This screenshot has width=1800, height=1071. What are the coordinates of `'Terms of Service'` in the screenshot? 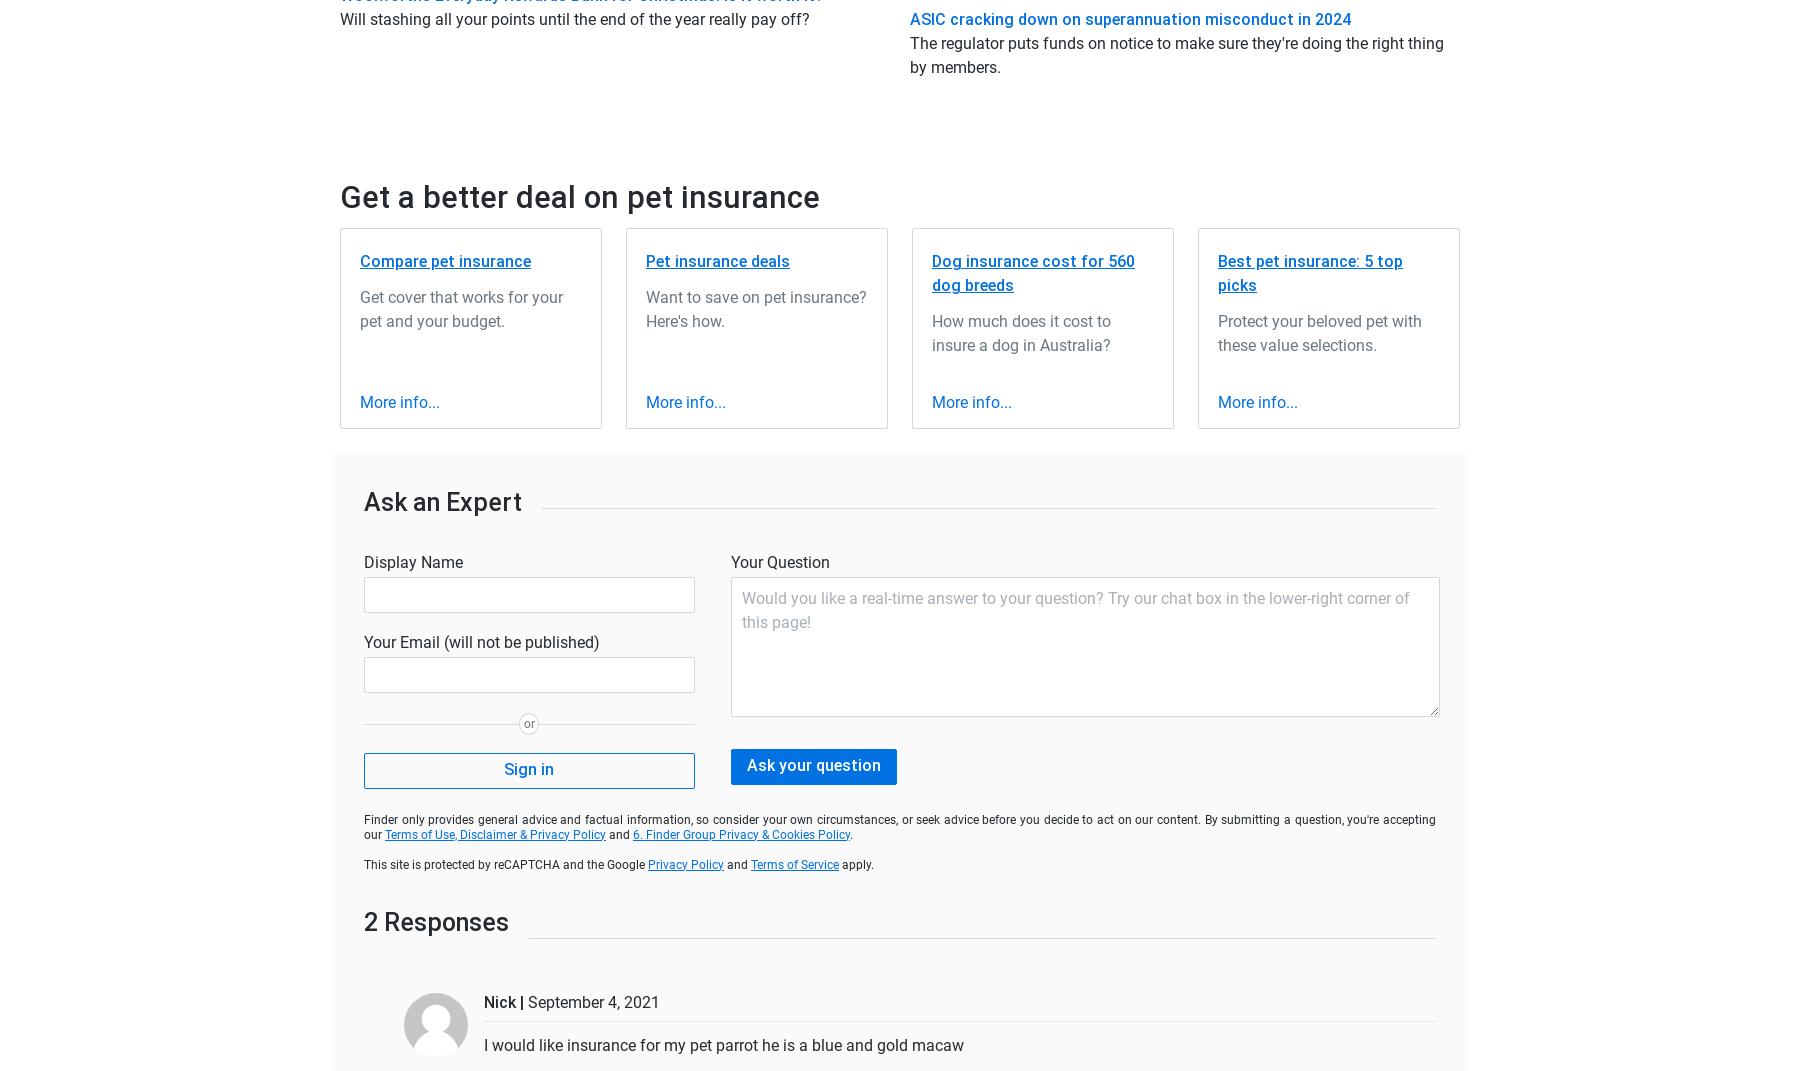 It's located at (795, 863).